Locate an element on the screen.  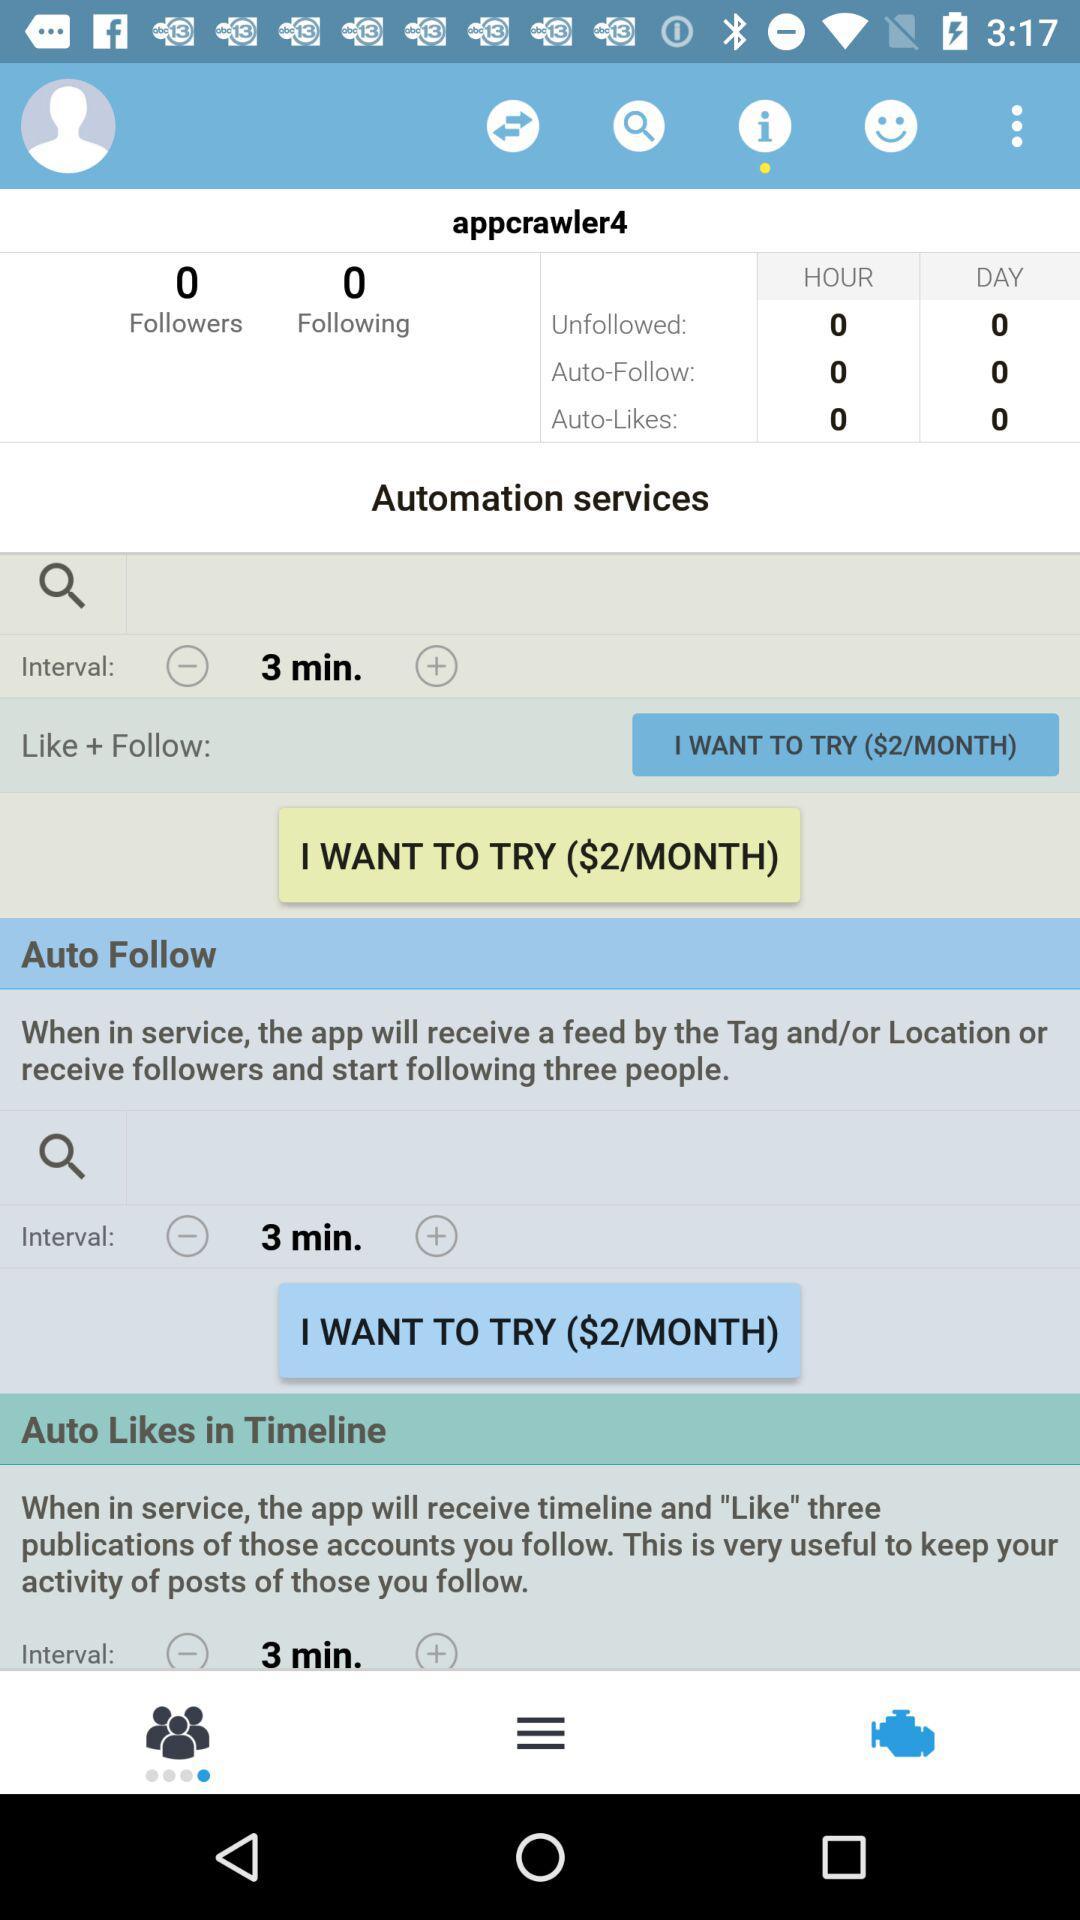
set lower is located at coordinates (187, 1645).